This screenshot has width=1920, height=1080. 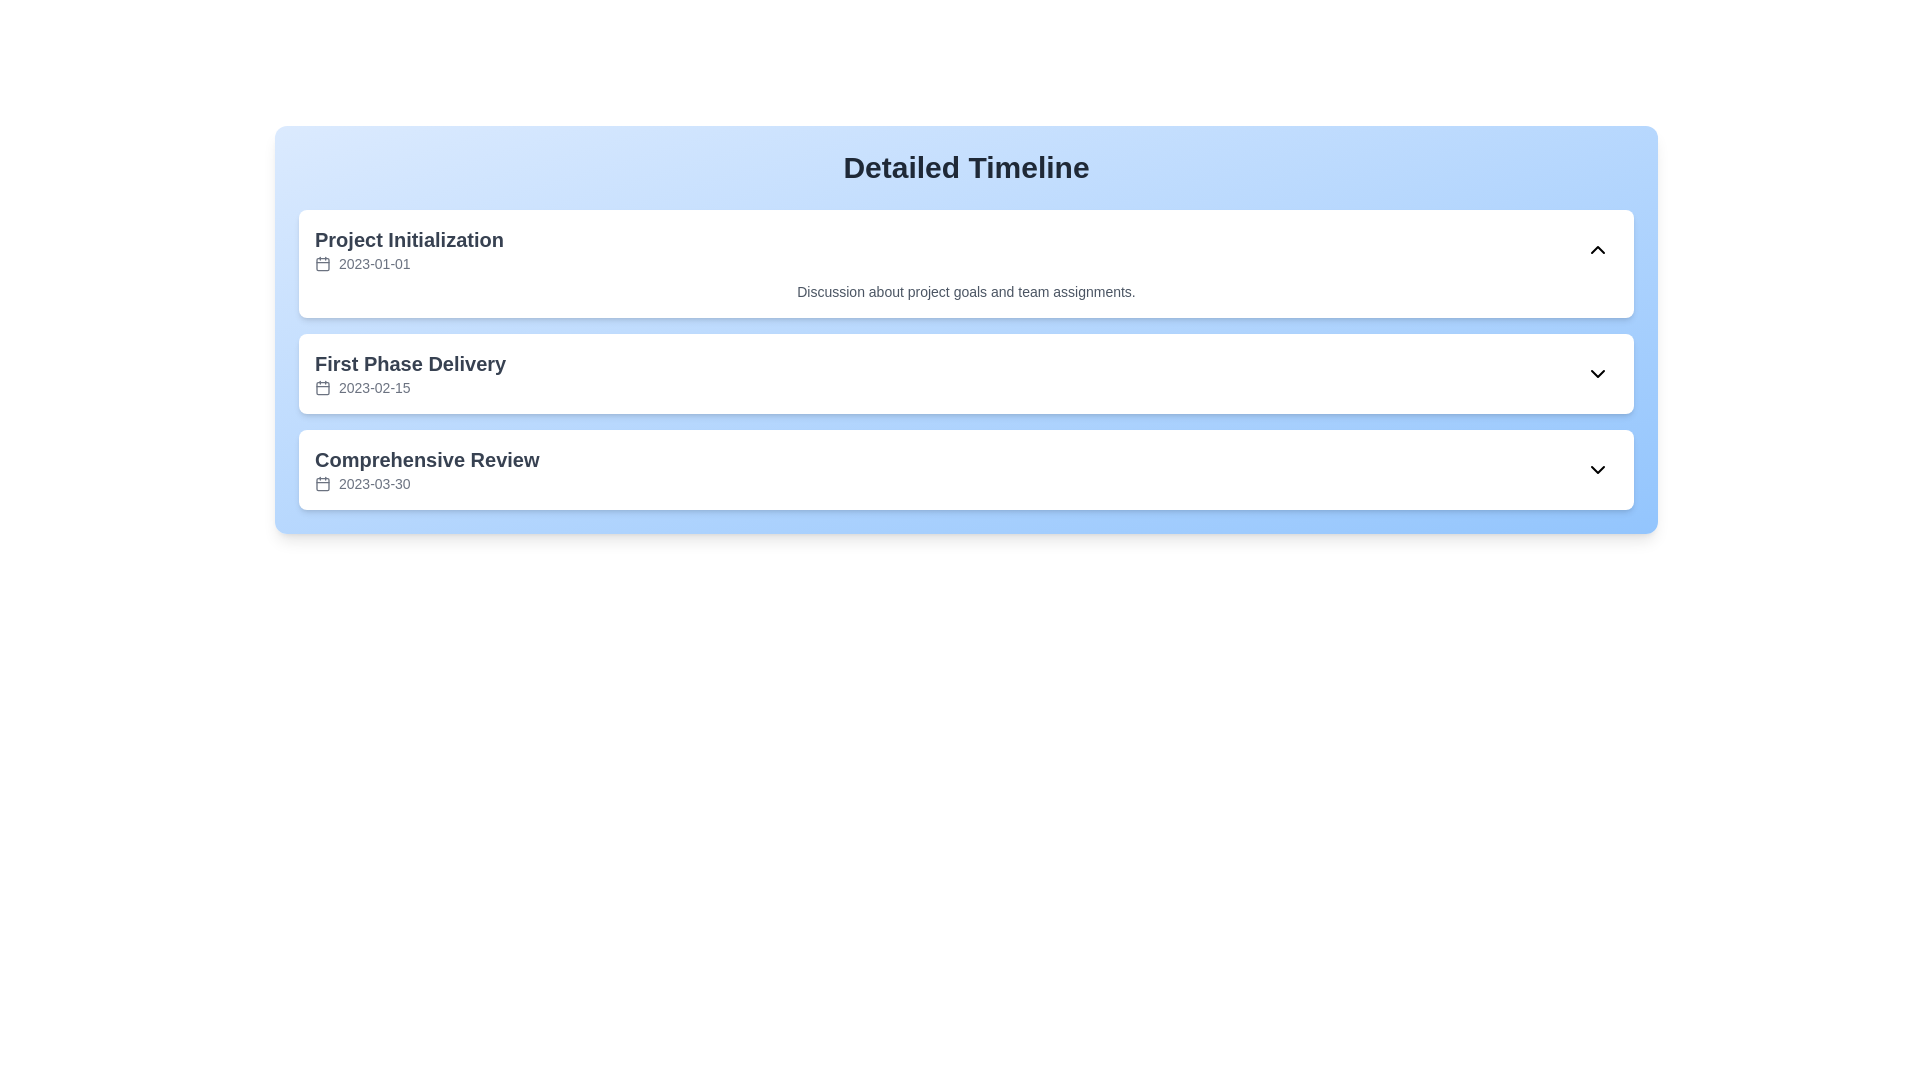 I want to click on the collapse icon located on the right-hand side of the 'Project Initialization' section to hide the expanded details, so click(x=1597, y=249).